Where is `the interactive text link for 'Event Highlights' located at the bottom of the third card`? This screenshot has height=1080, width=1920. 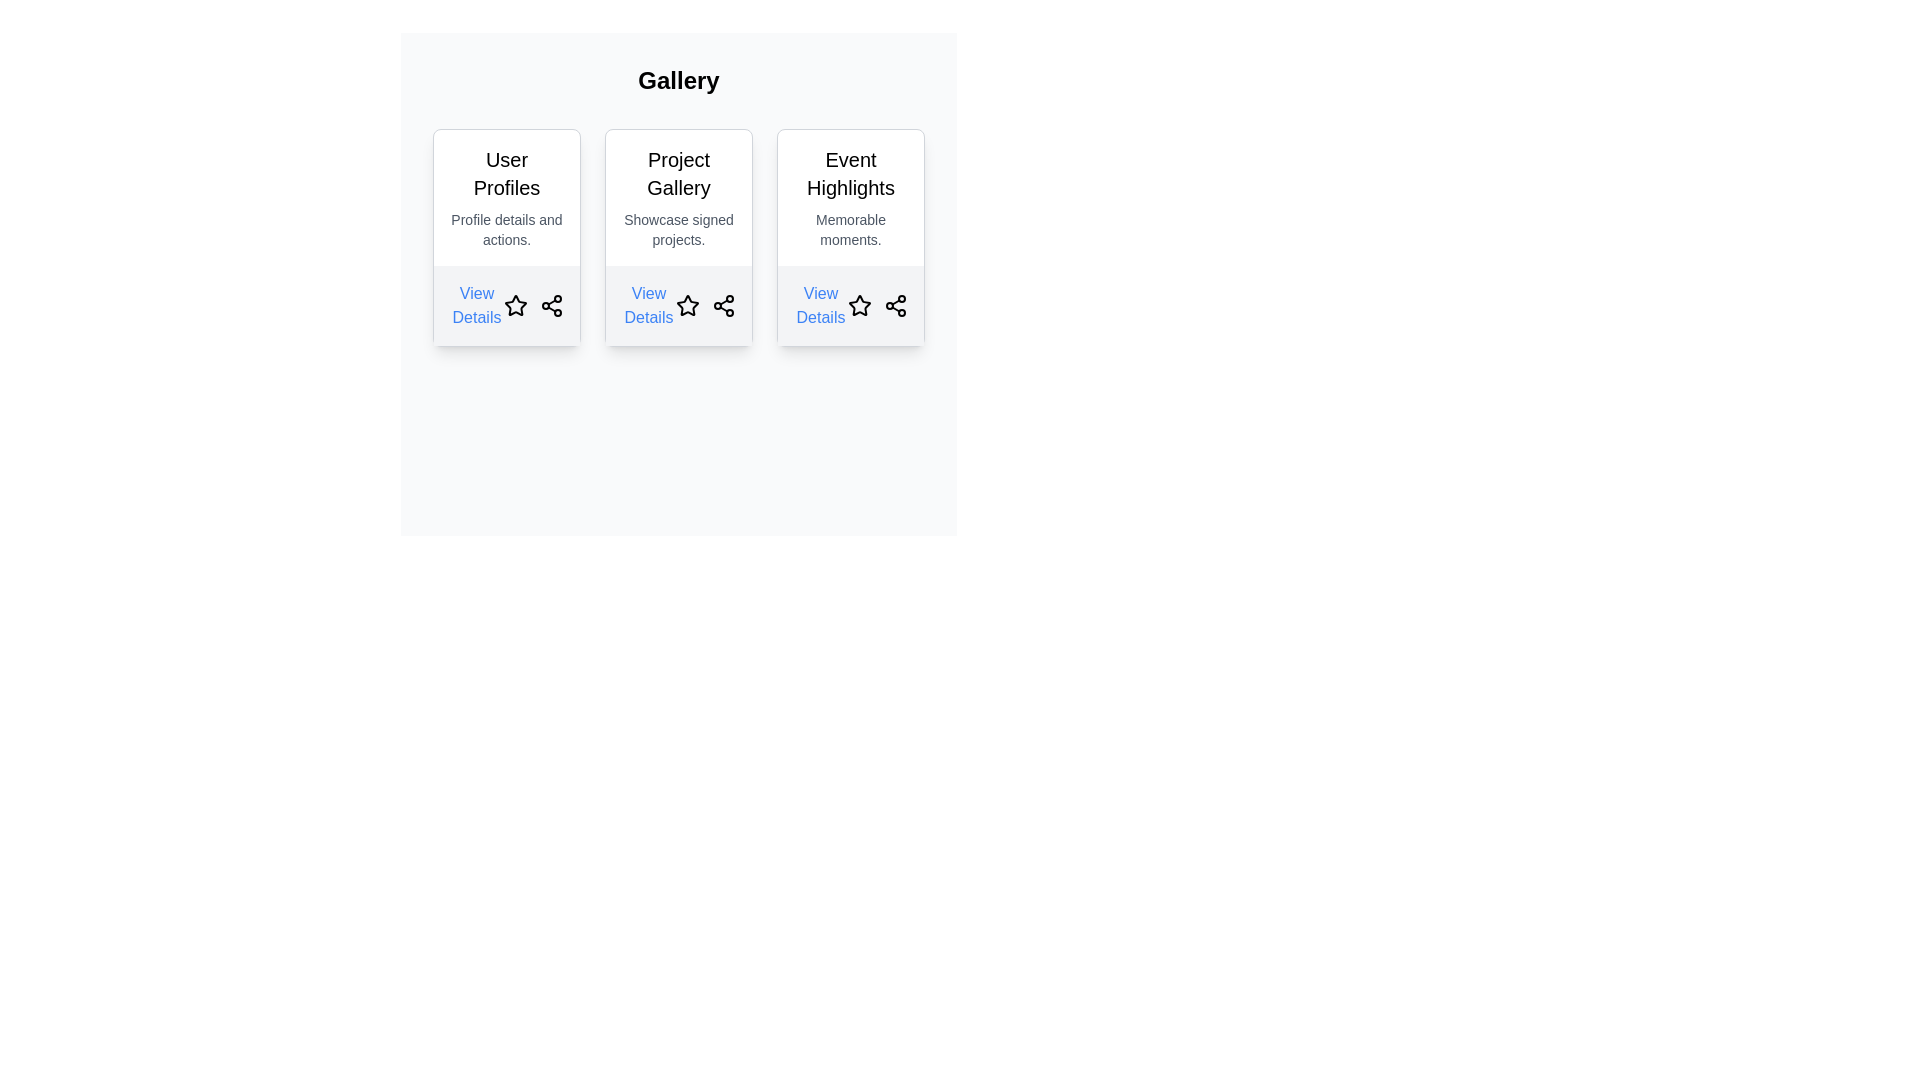
the interactive text link for 'Event Highlights' located at the bottom of the third card is located at coordinates (820, 305).